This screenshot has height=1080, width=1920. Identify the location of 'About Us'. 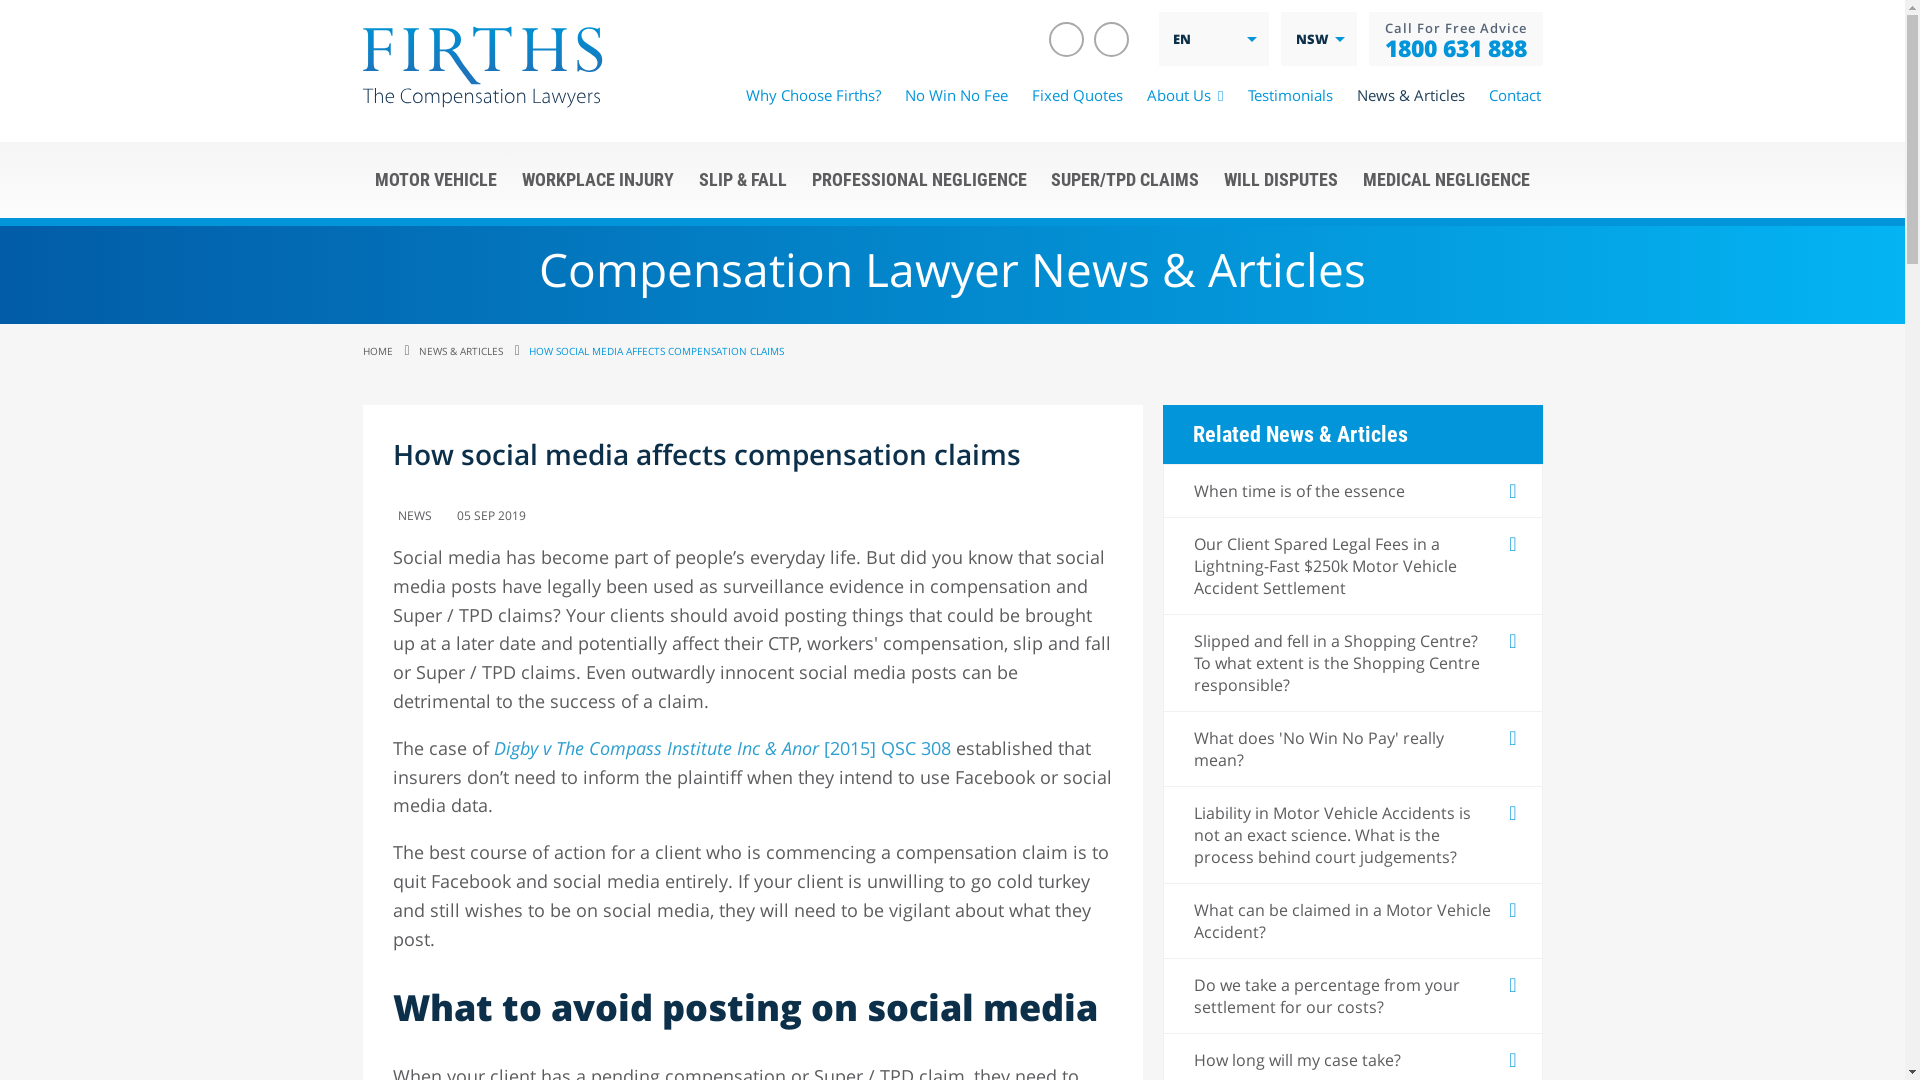
(1185, 95).